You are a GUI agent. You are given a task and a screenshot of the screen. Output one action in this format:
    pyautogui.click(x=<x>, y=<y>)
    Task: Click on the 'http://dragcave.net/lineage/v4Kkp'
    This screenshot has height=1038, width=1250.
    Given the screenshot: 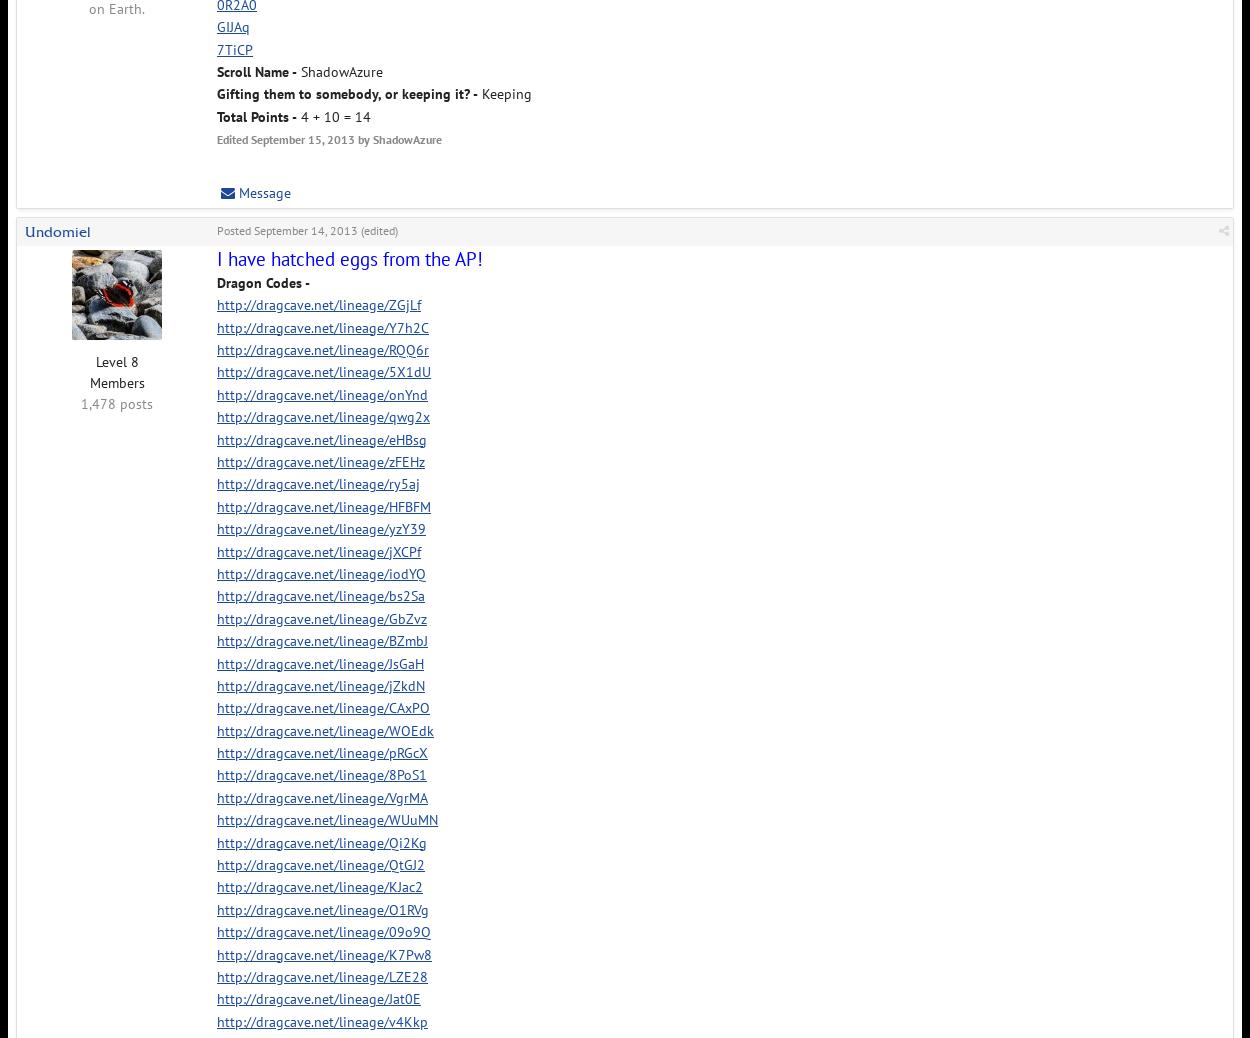 What is the action you would take?
    pyautogui.click(x=321, y=1020)
    